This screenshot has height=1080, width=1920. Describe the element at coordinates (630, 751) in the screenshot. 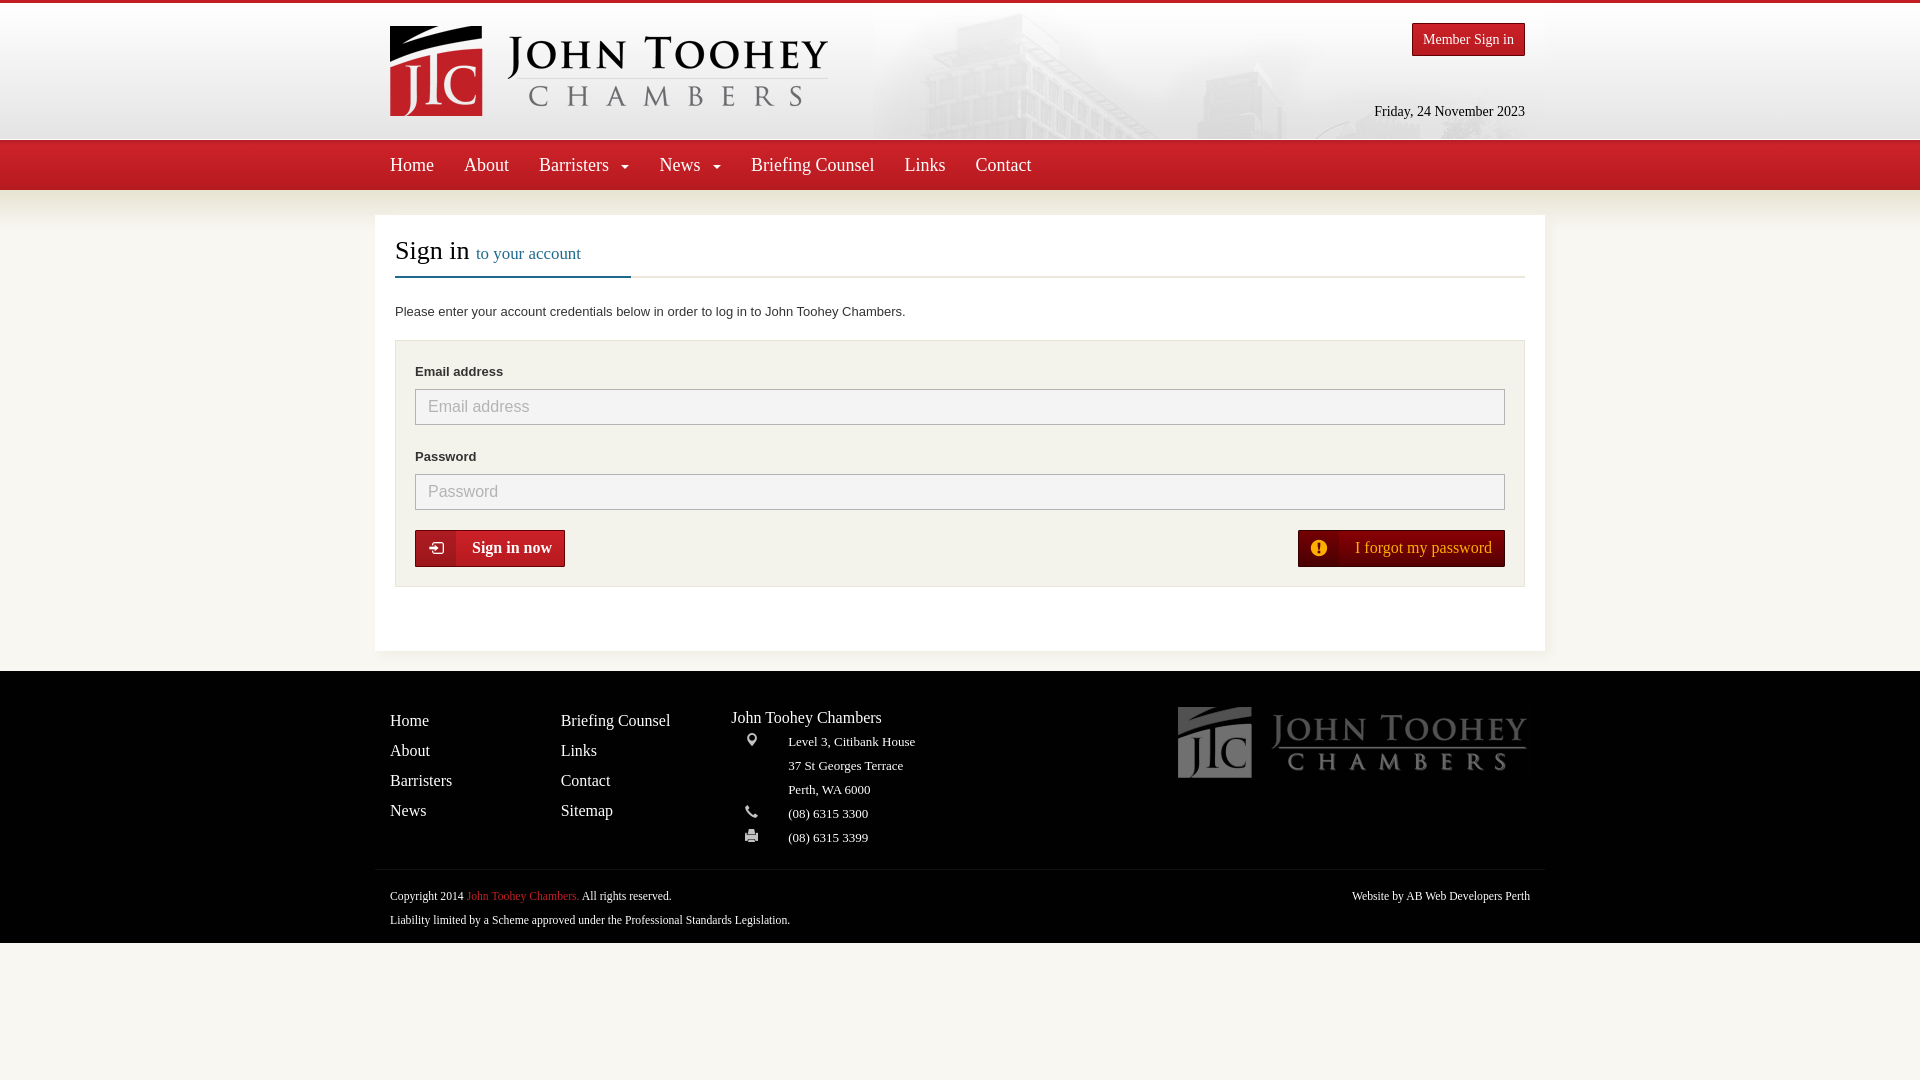

I see `'Links'` at that location.